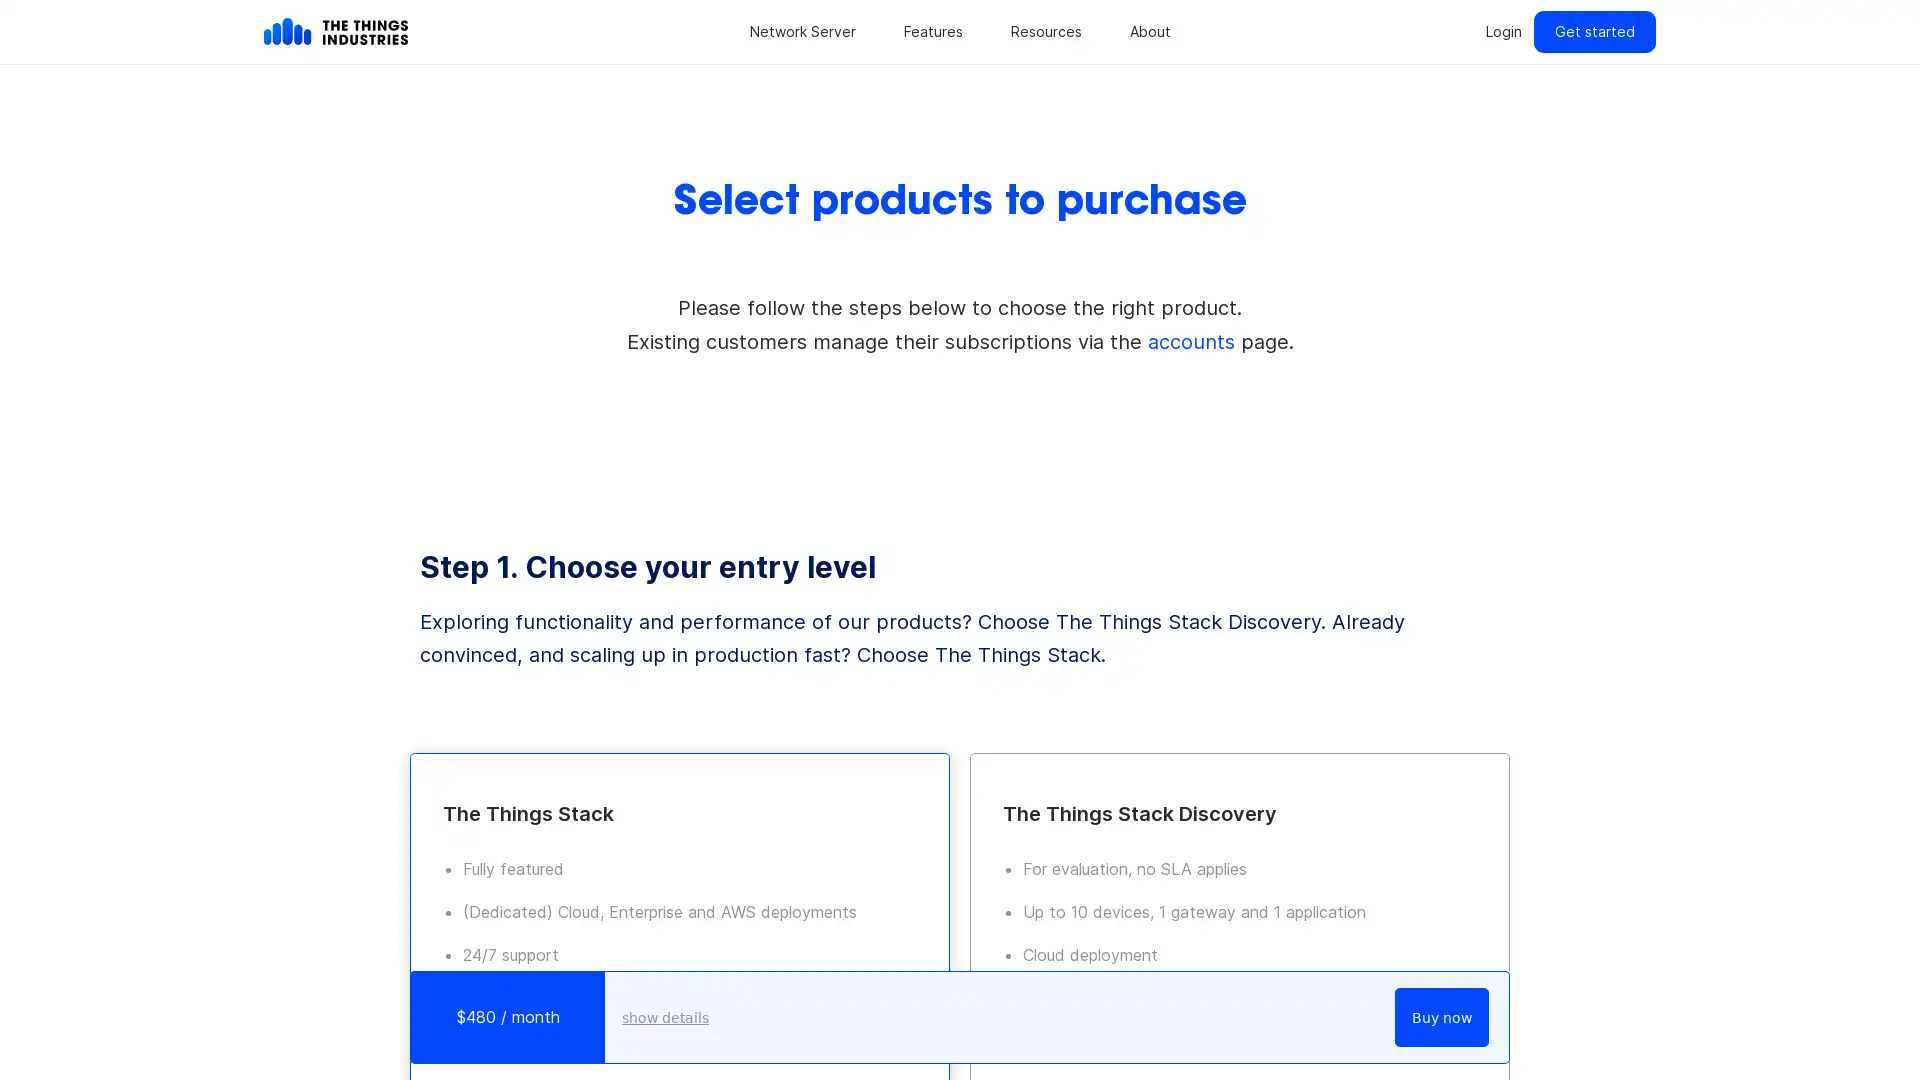  What do you see at coordinates (1869, 1029) in the screenshot?
I see `Open Intercom Messenger` at bounding box center [1869, 1029].